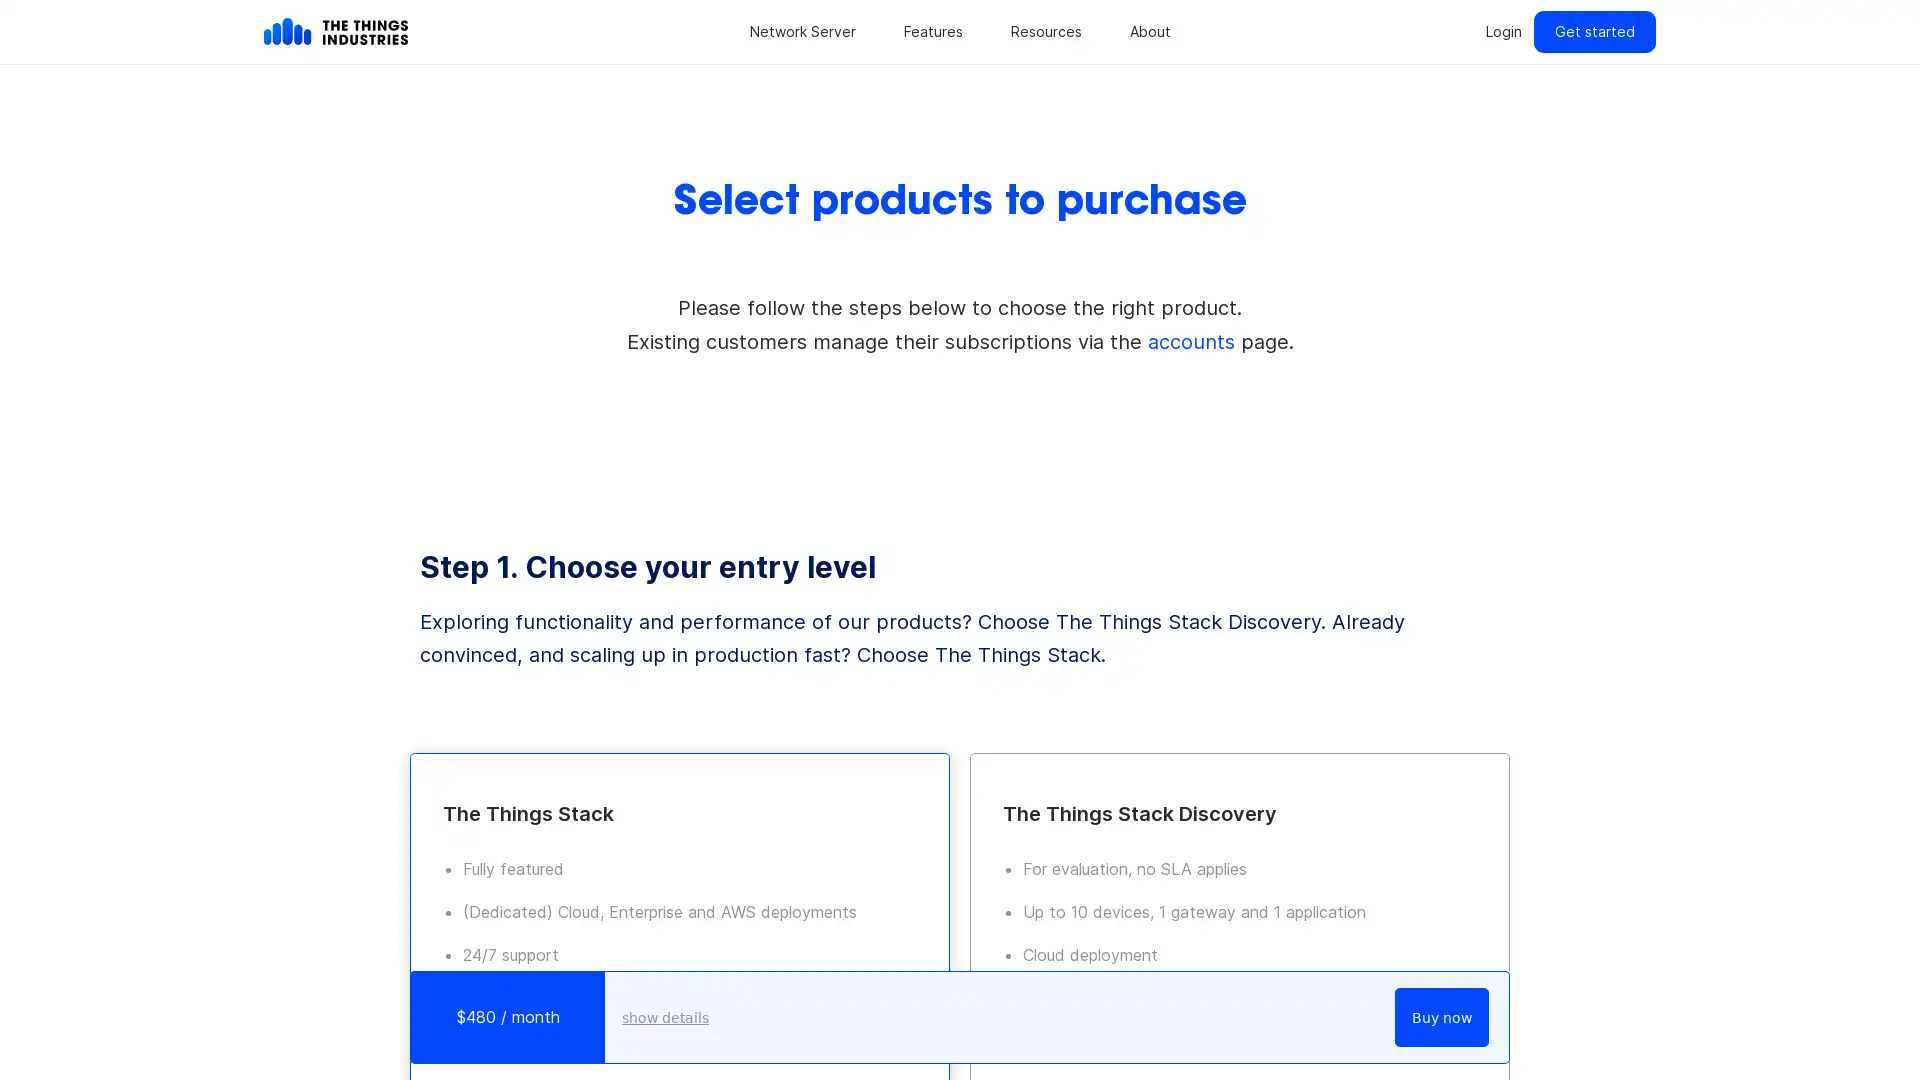  What do you see at coordinates (1869, 1029) in the screenshot?
I see `Open Intercom Messenger` at bounding box center [1869, 1029].